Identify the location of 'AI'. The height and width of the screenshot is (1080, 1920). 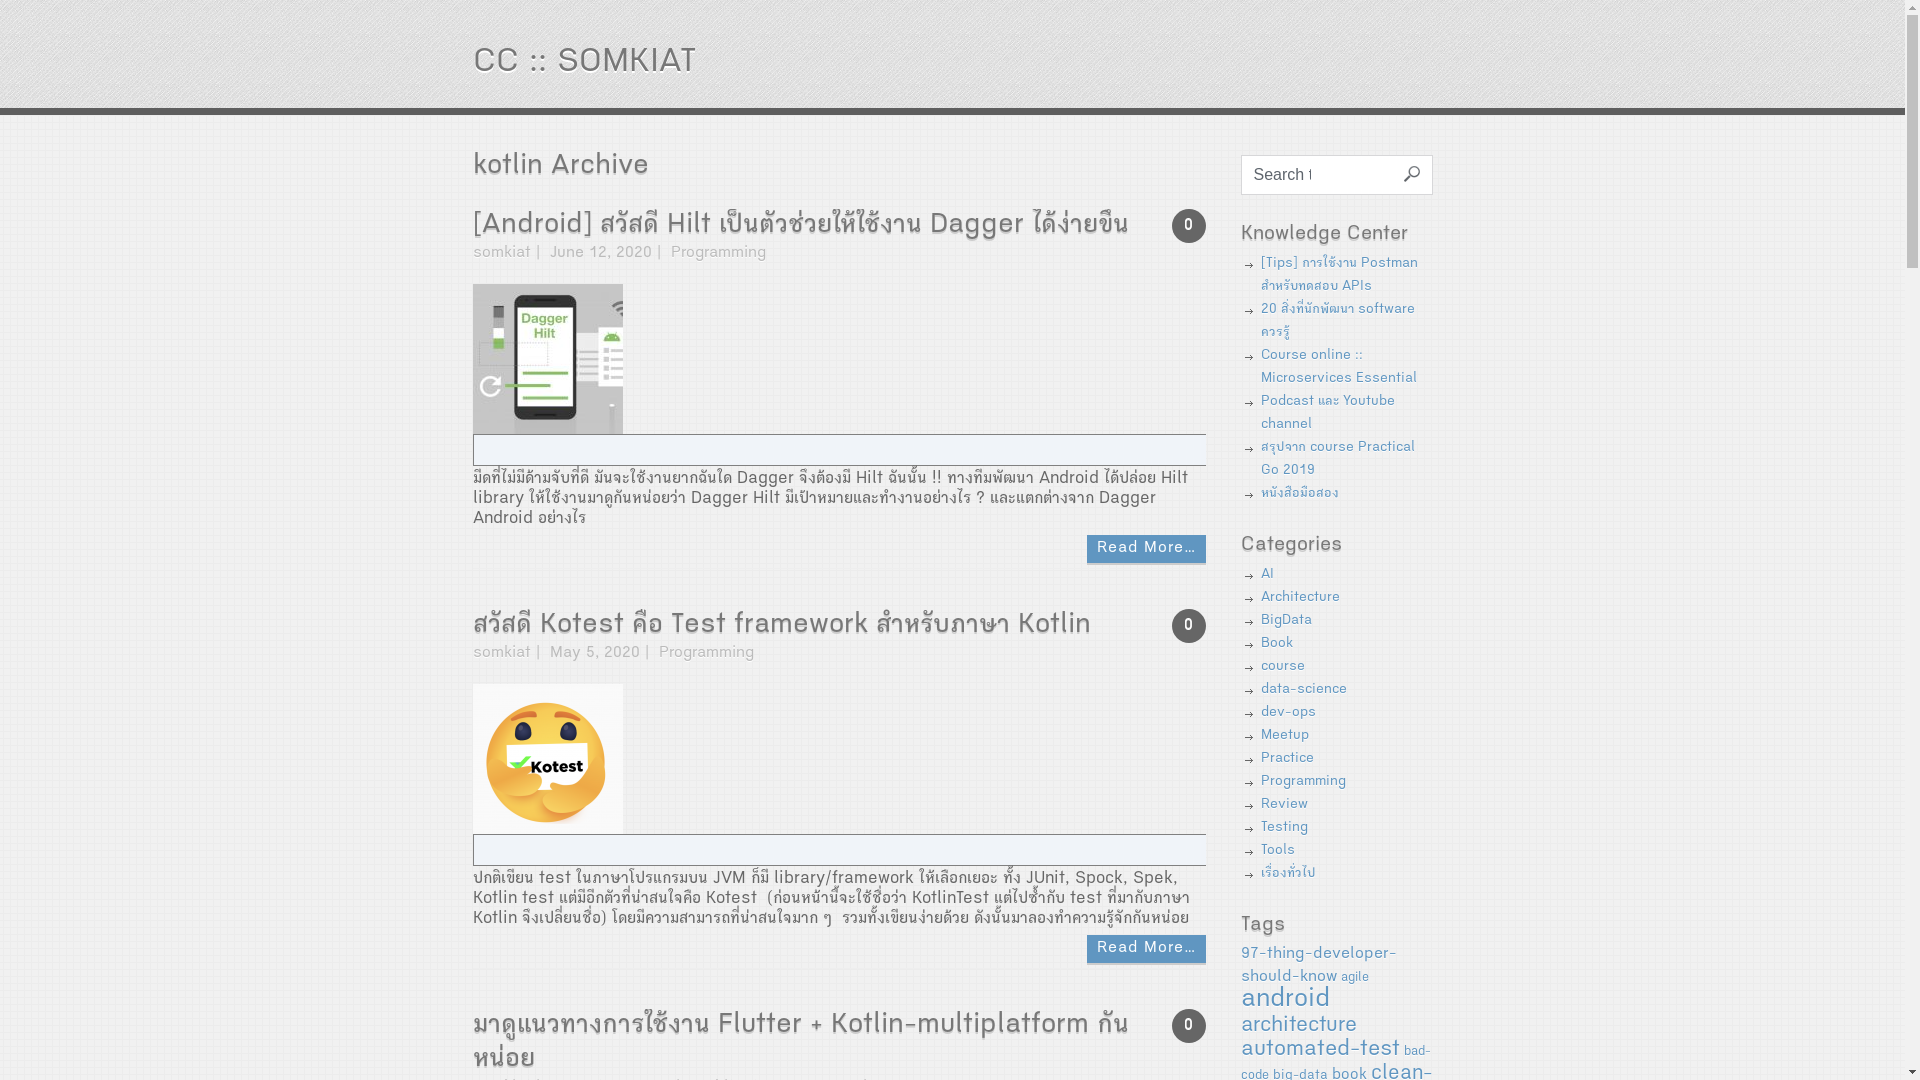
(1265, 574).